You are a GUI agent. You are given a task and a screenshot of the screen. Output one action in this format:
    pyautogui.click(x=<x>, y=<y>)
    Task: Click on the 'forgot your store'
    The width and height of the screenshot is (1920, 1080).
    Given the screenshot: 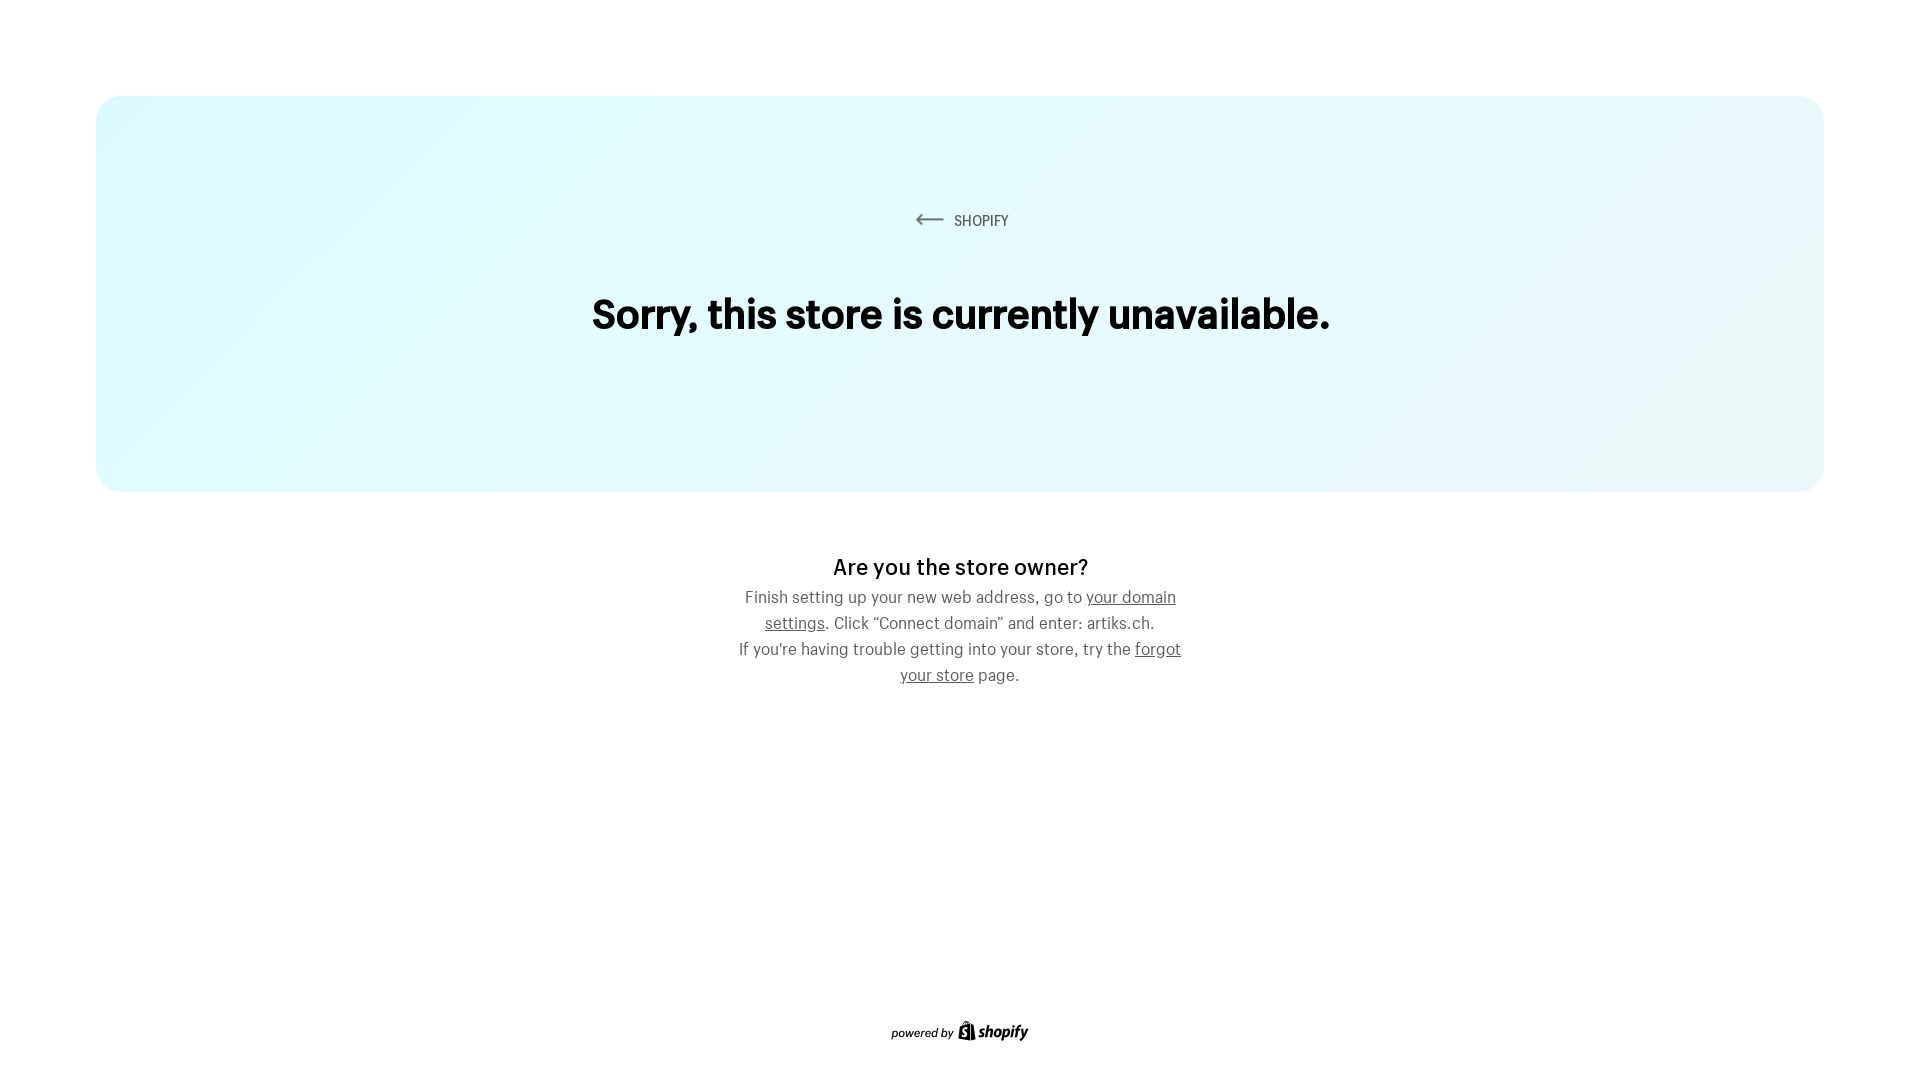 What is the action you would take?
    pyautogui.click(x=1040, y=659)
    